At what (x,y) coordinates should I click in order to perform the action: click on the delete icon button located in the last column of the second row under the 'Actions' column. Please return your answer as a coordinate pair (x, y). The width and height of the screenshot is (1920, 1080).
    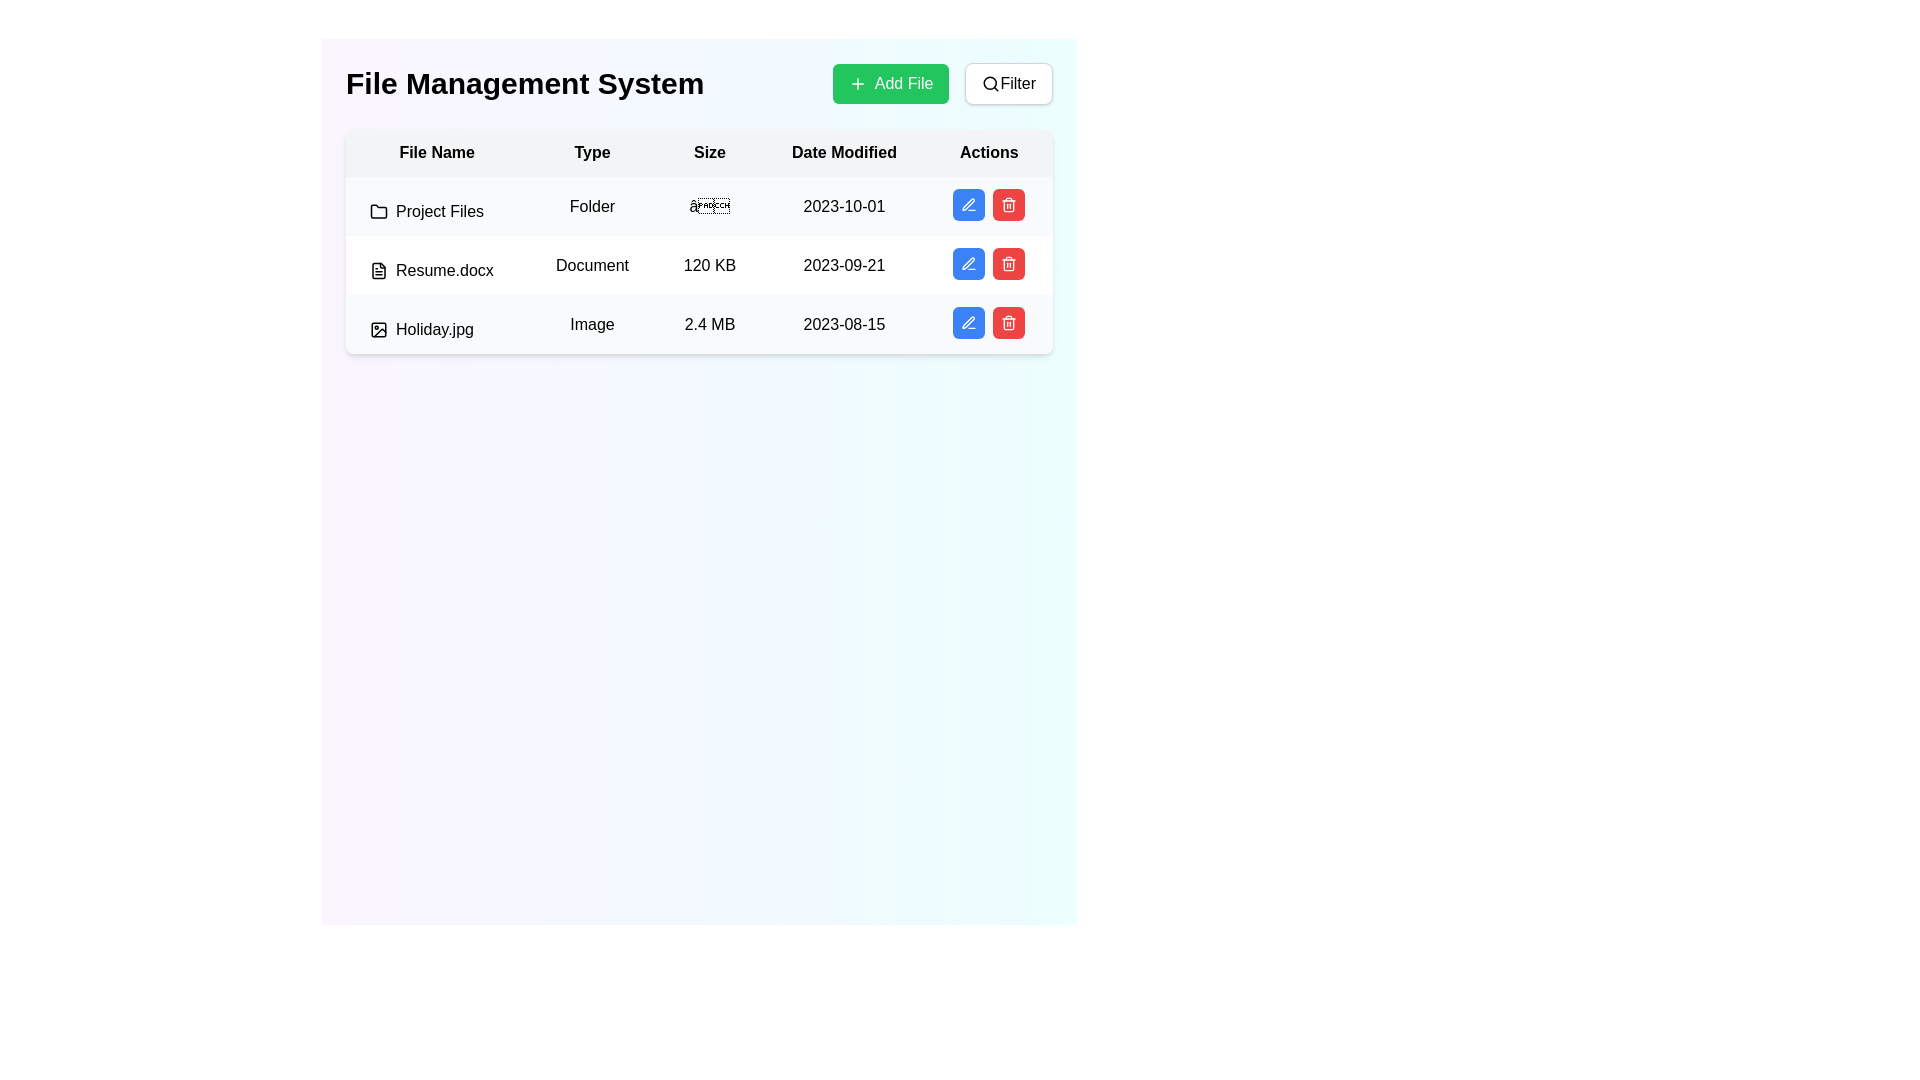
    Looking at the image, I should click on (1008, 262).